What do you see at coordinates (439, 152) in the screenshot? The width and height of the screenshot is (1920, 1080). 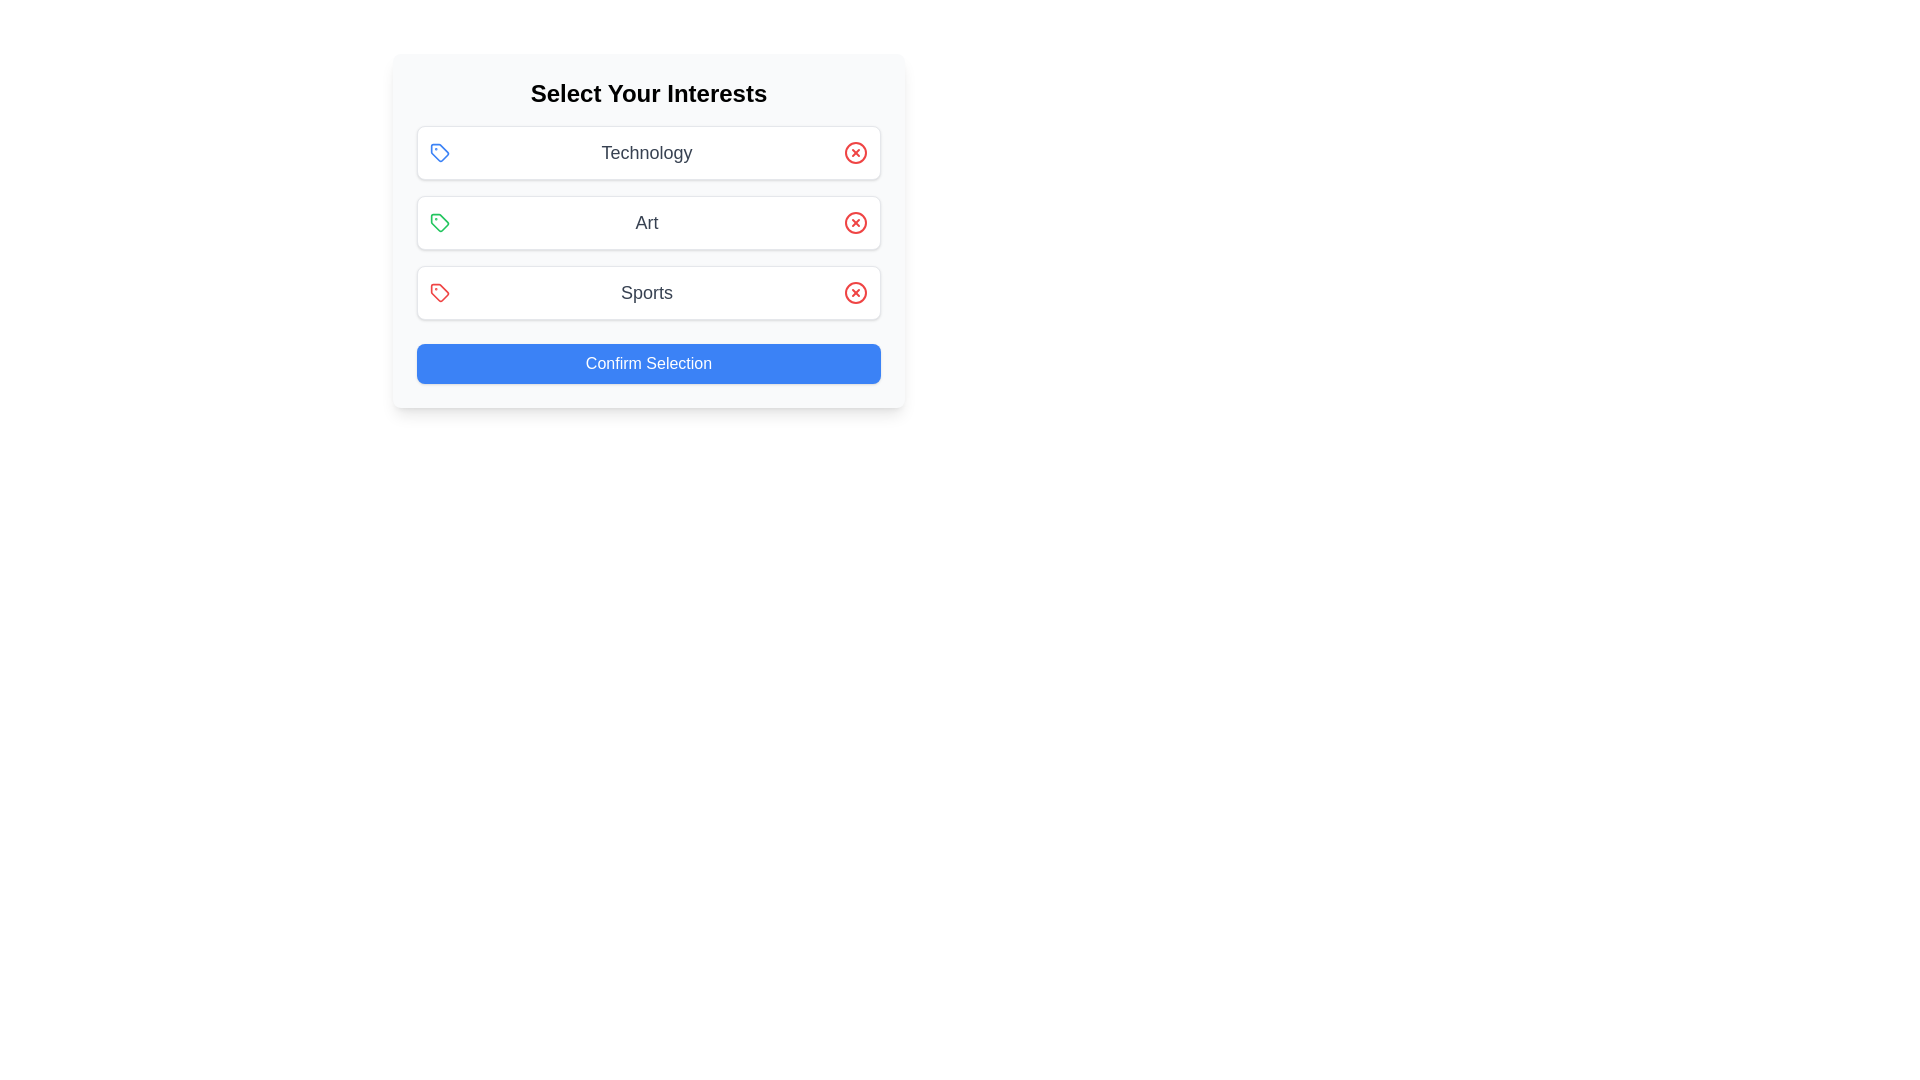 I see `the Technology Icon to observe its hover effect` at bounding box center [439, 152].